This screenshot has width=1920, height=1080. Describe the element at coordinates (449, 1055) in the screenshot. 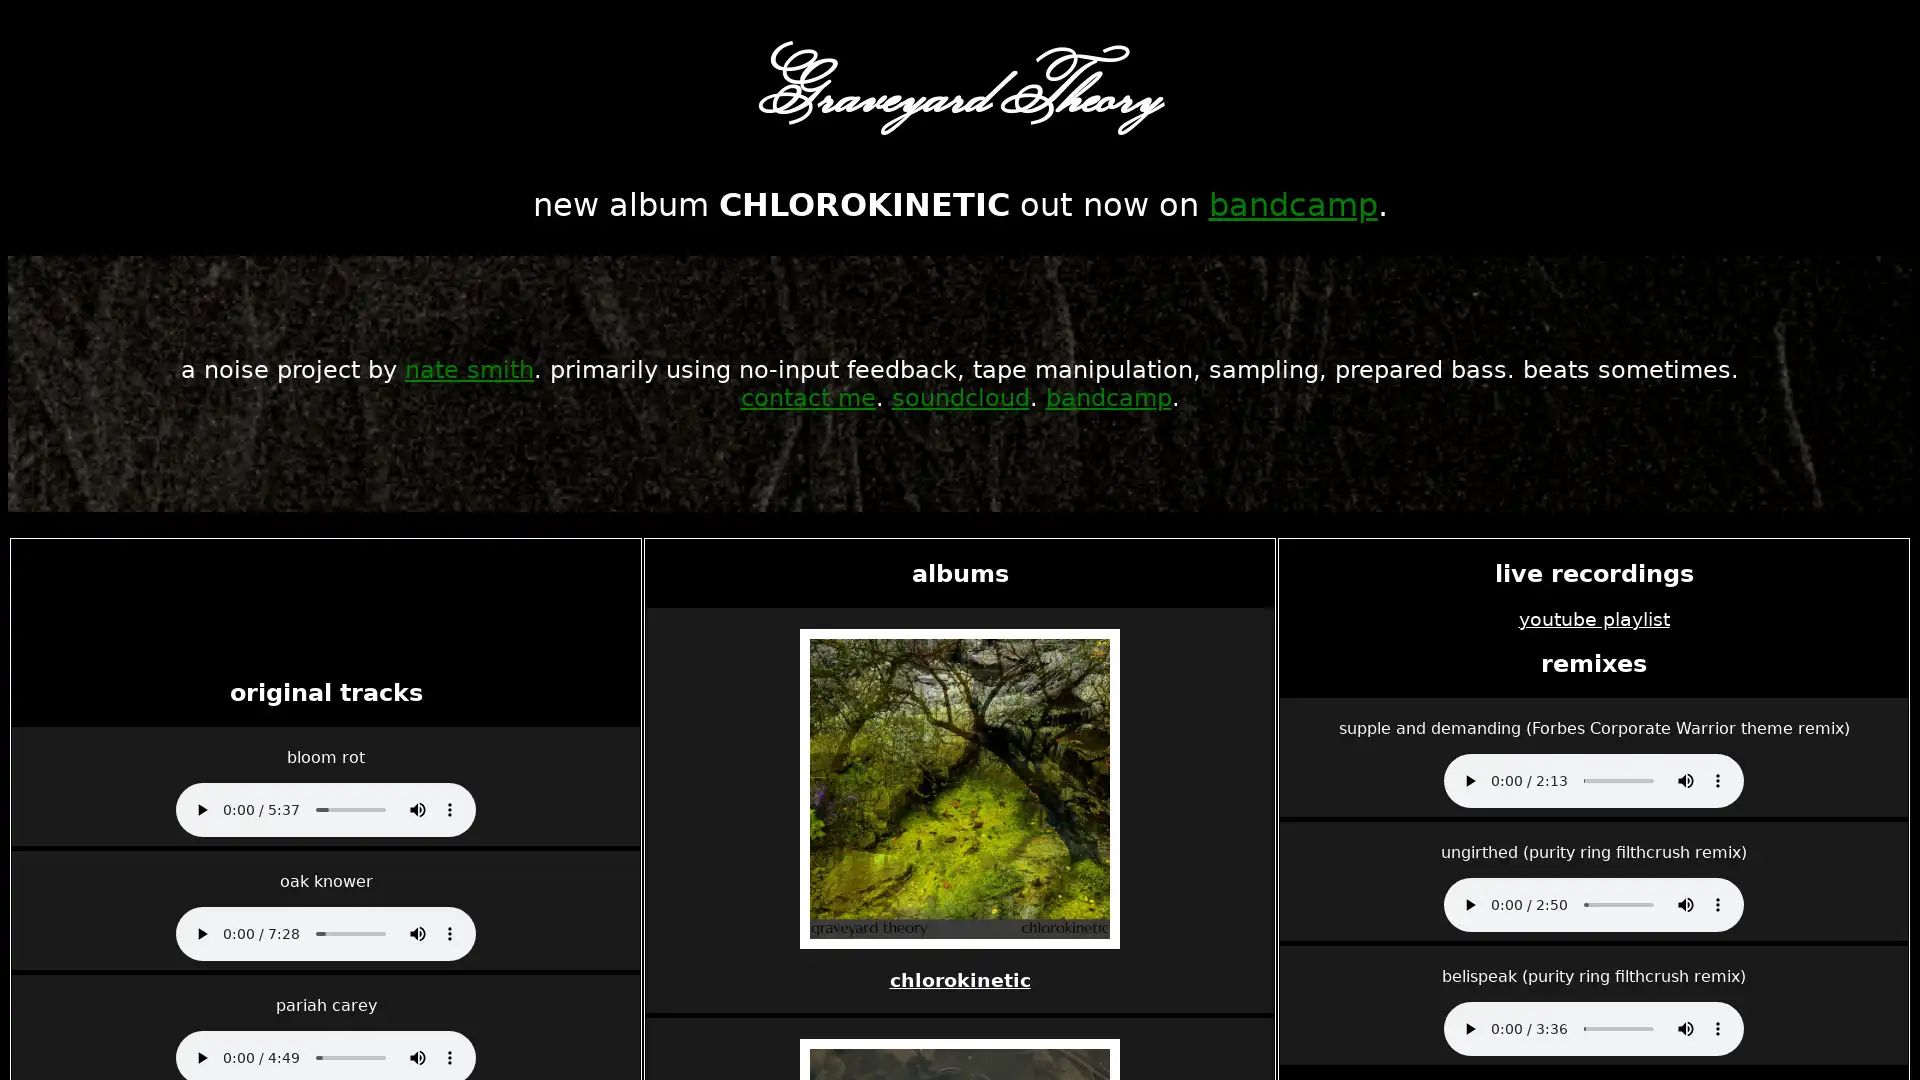

I see `show more media controls` at that location.